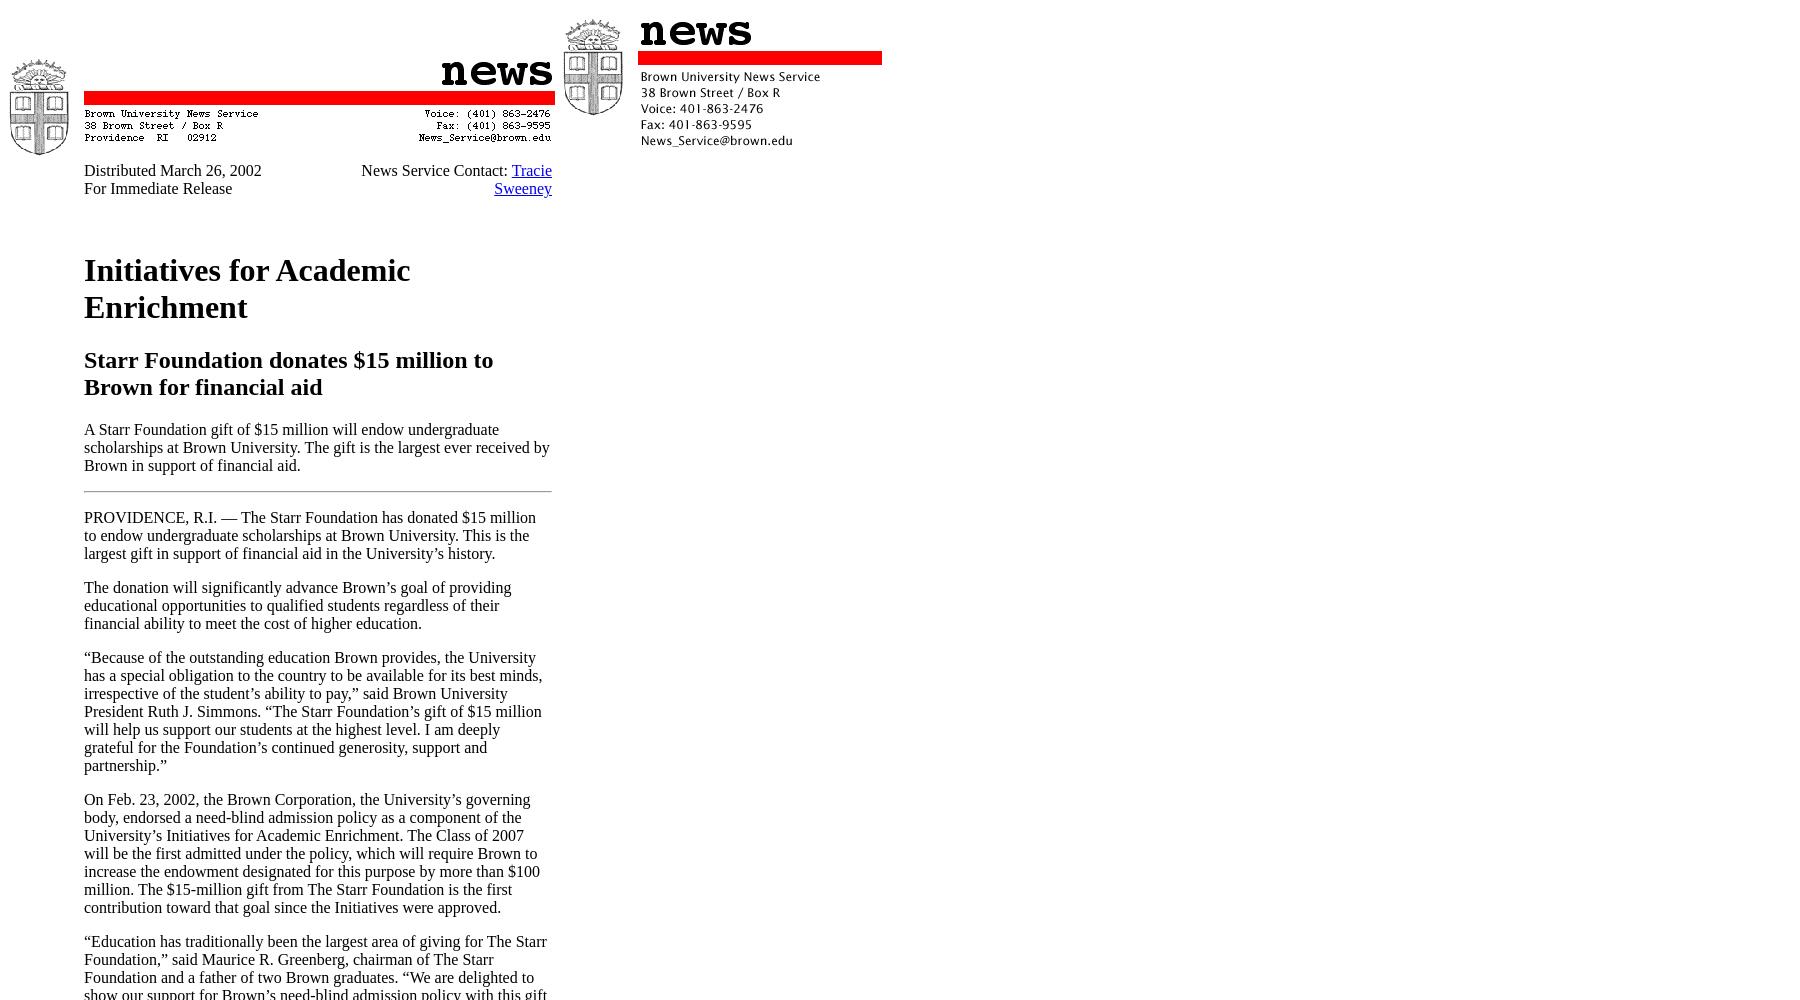 Image resolution: width=1800 pixels, height=1000 pixels. What do you see at coordinates (522, 179) in the screenshot?
I see `'Tracie Sweeney'` at bounding box center [522, 179].